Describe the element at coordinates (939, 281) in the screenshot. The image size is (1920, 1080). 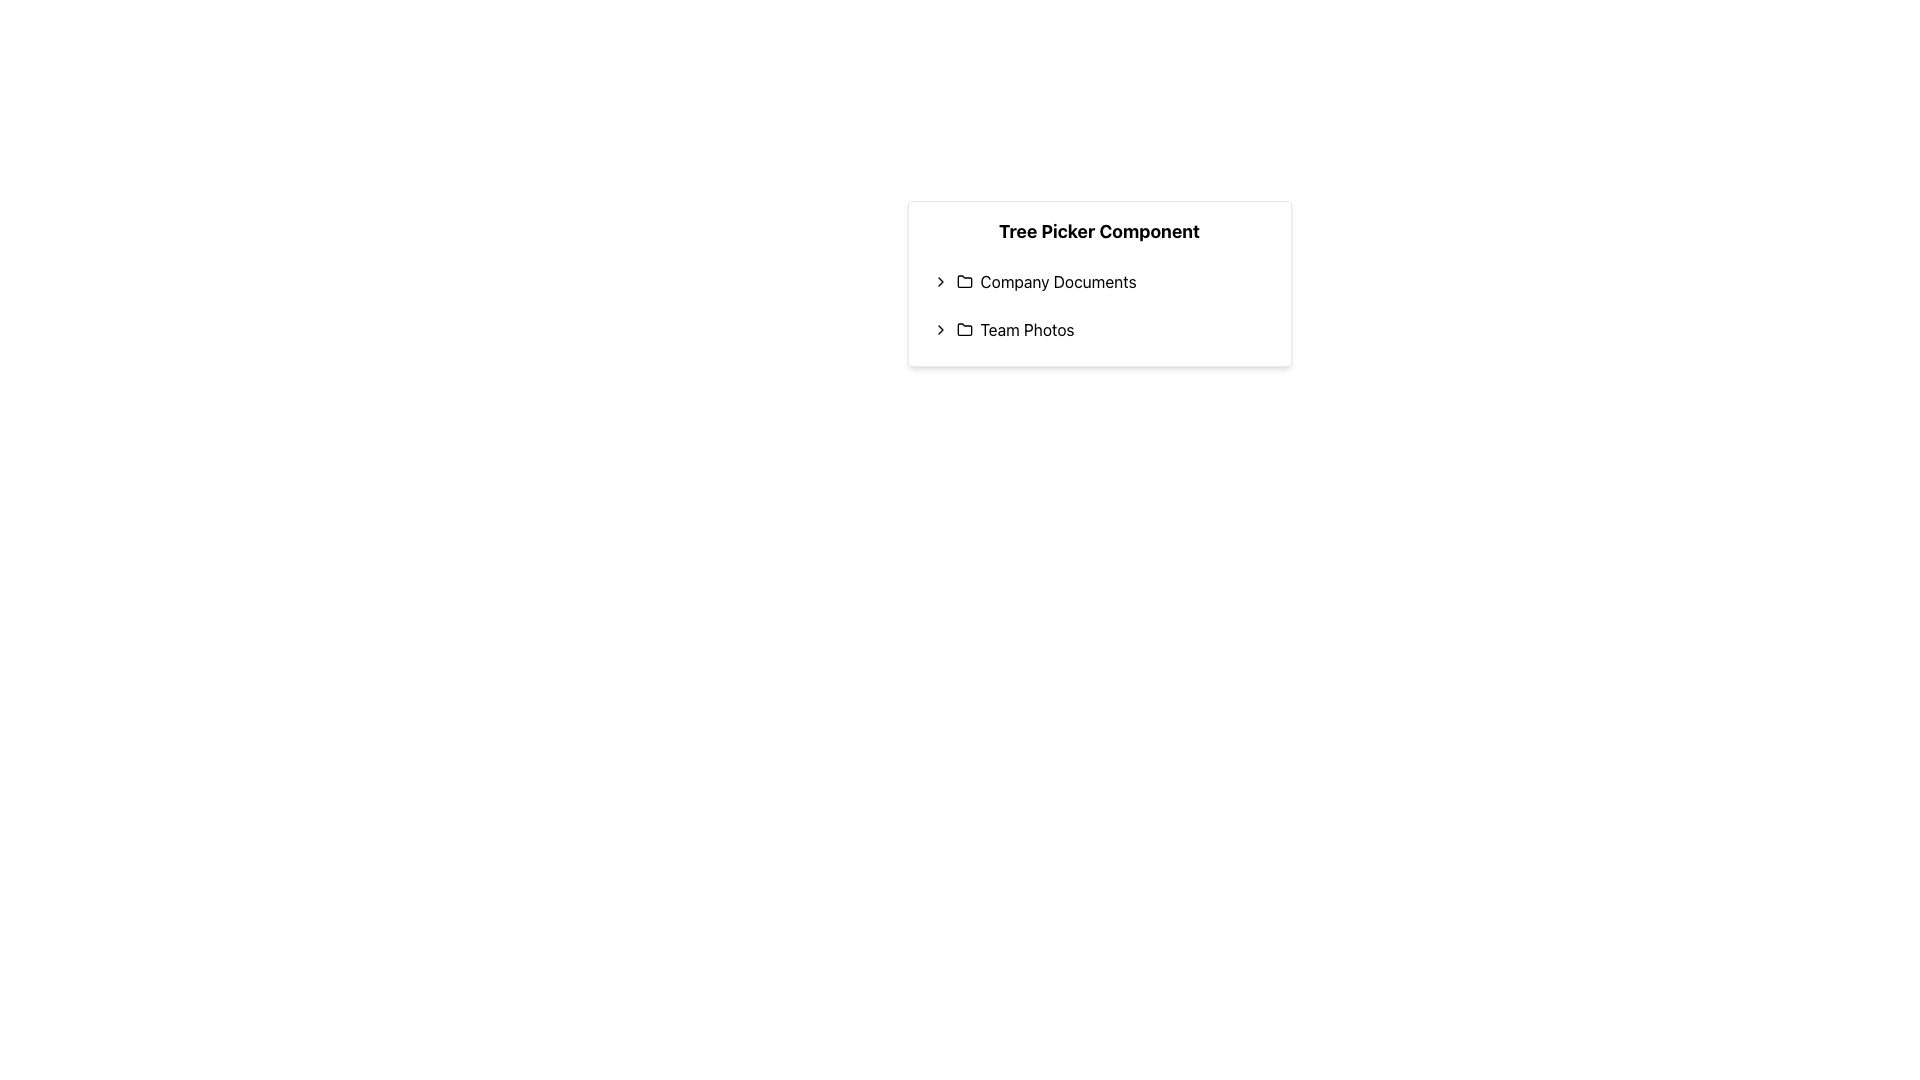
I see `the small right-facing chevron icon with a bold black stroke, which is located to the left of the label 'Company Documents'` at that location.